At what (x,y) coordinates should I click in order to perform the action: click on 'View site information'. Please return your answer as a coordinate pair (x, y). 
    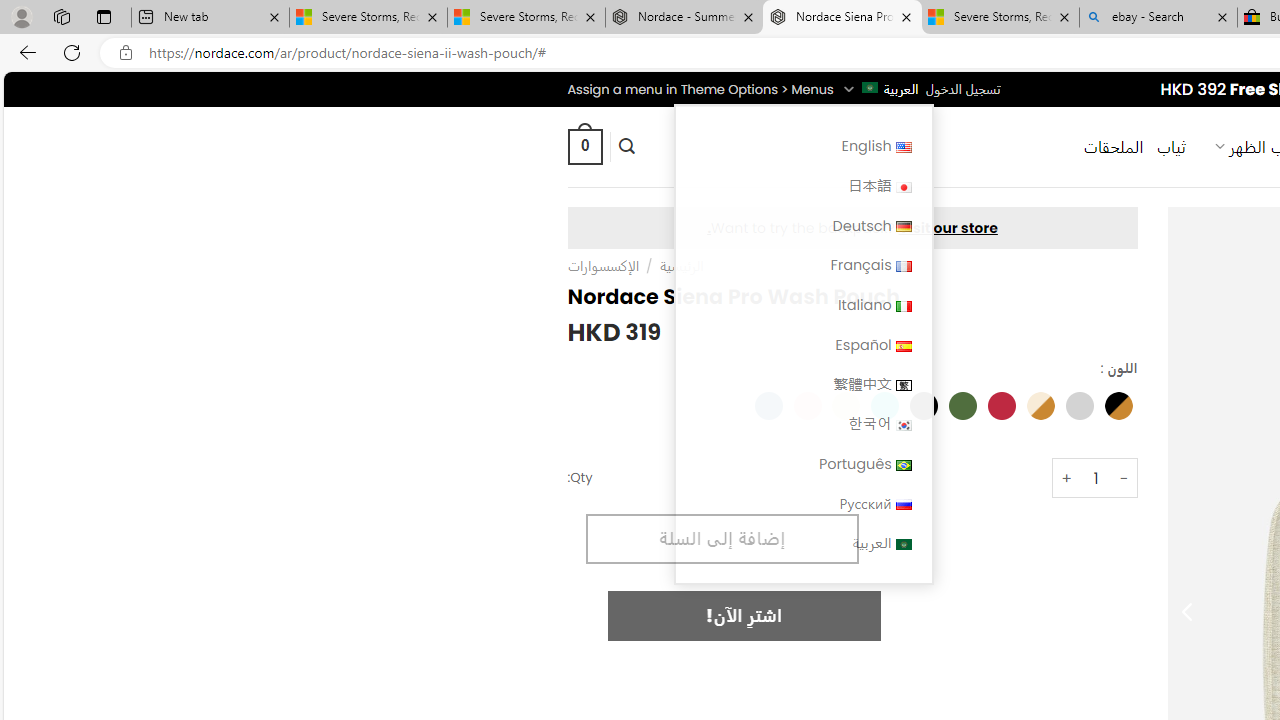
    Looking at the image, I should click on (125, 52).